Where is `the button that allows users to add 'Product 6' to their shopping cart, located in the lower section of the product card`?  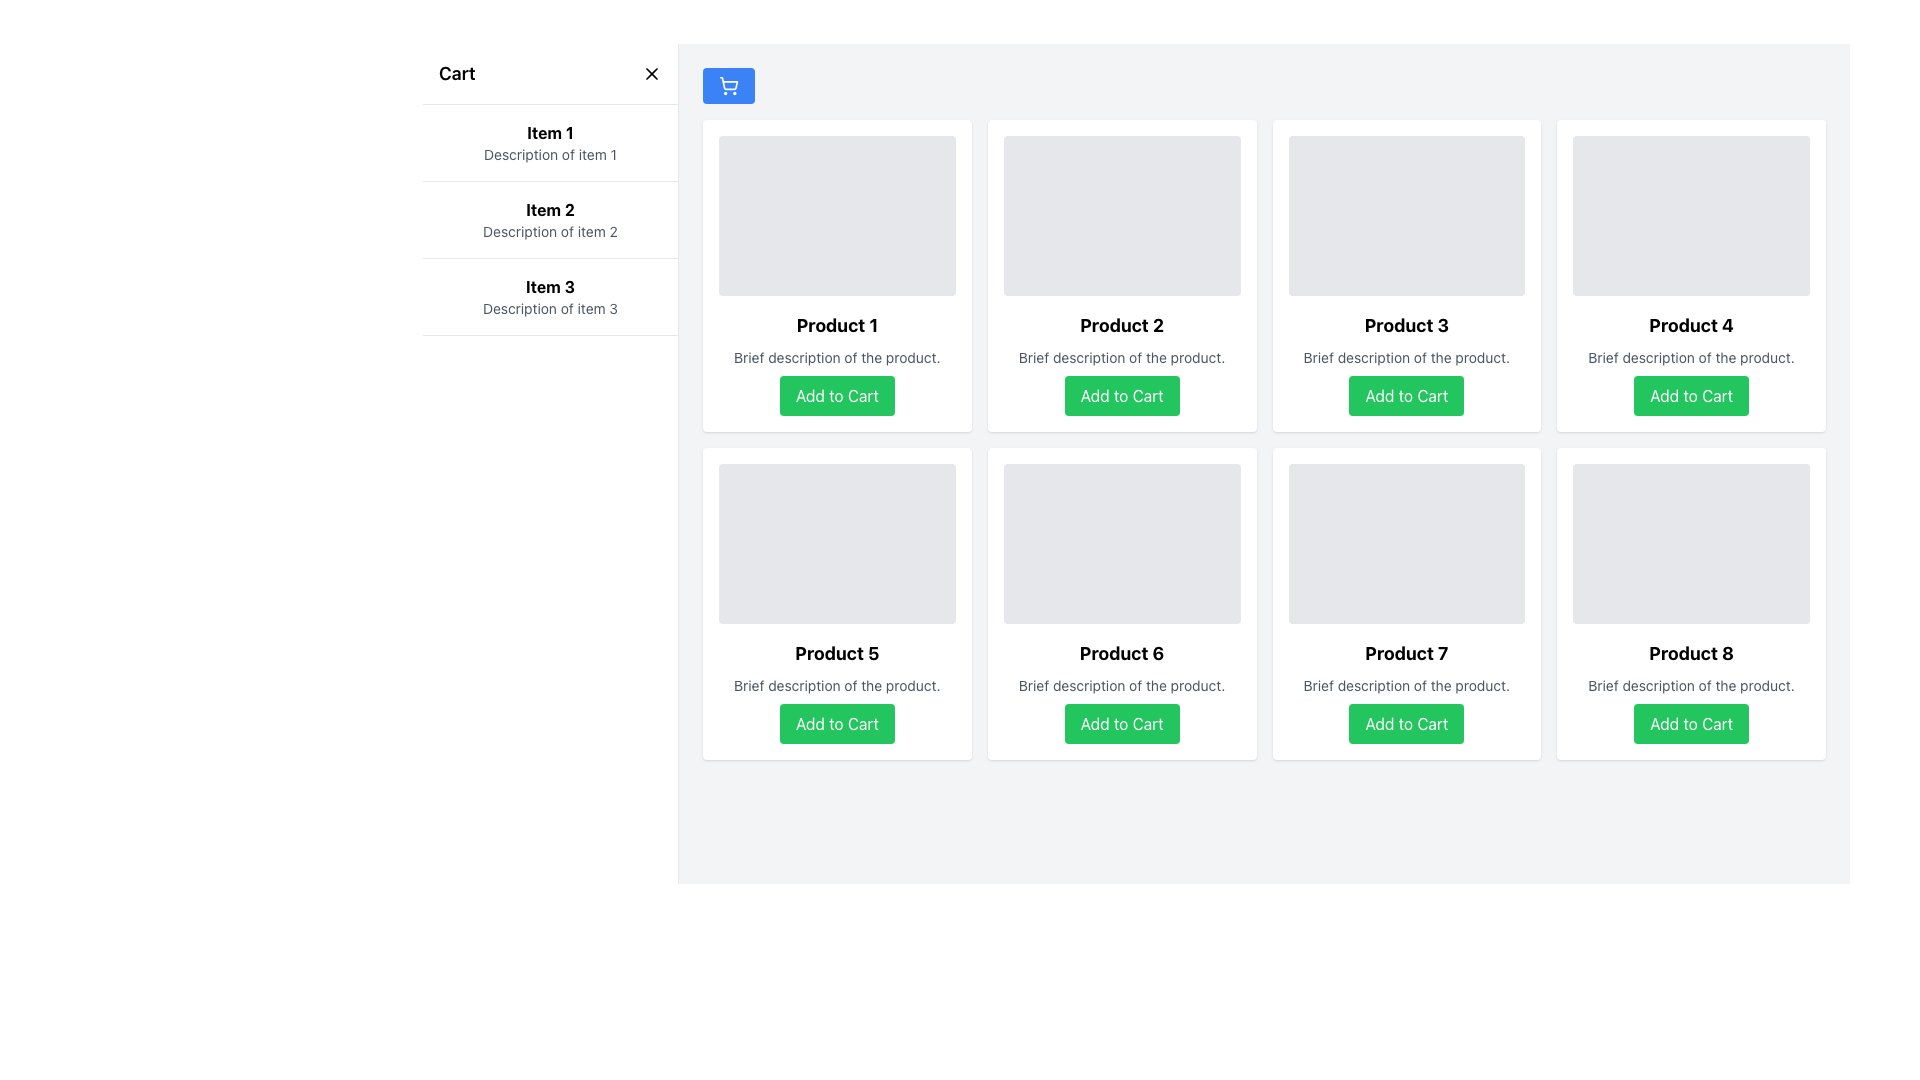
the button that allows users to add 'Product 6' to their shopping cart, located in the lower section of the product card is located at coordinates (1122, 724).